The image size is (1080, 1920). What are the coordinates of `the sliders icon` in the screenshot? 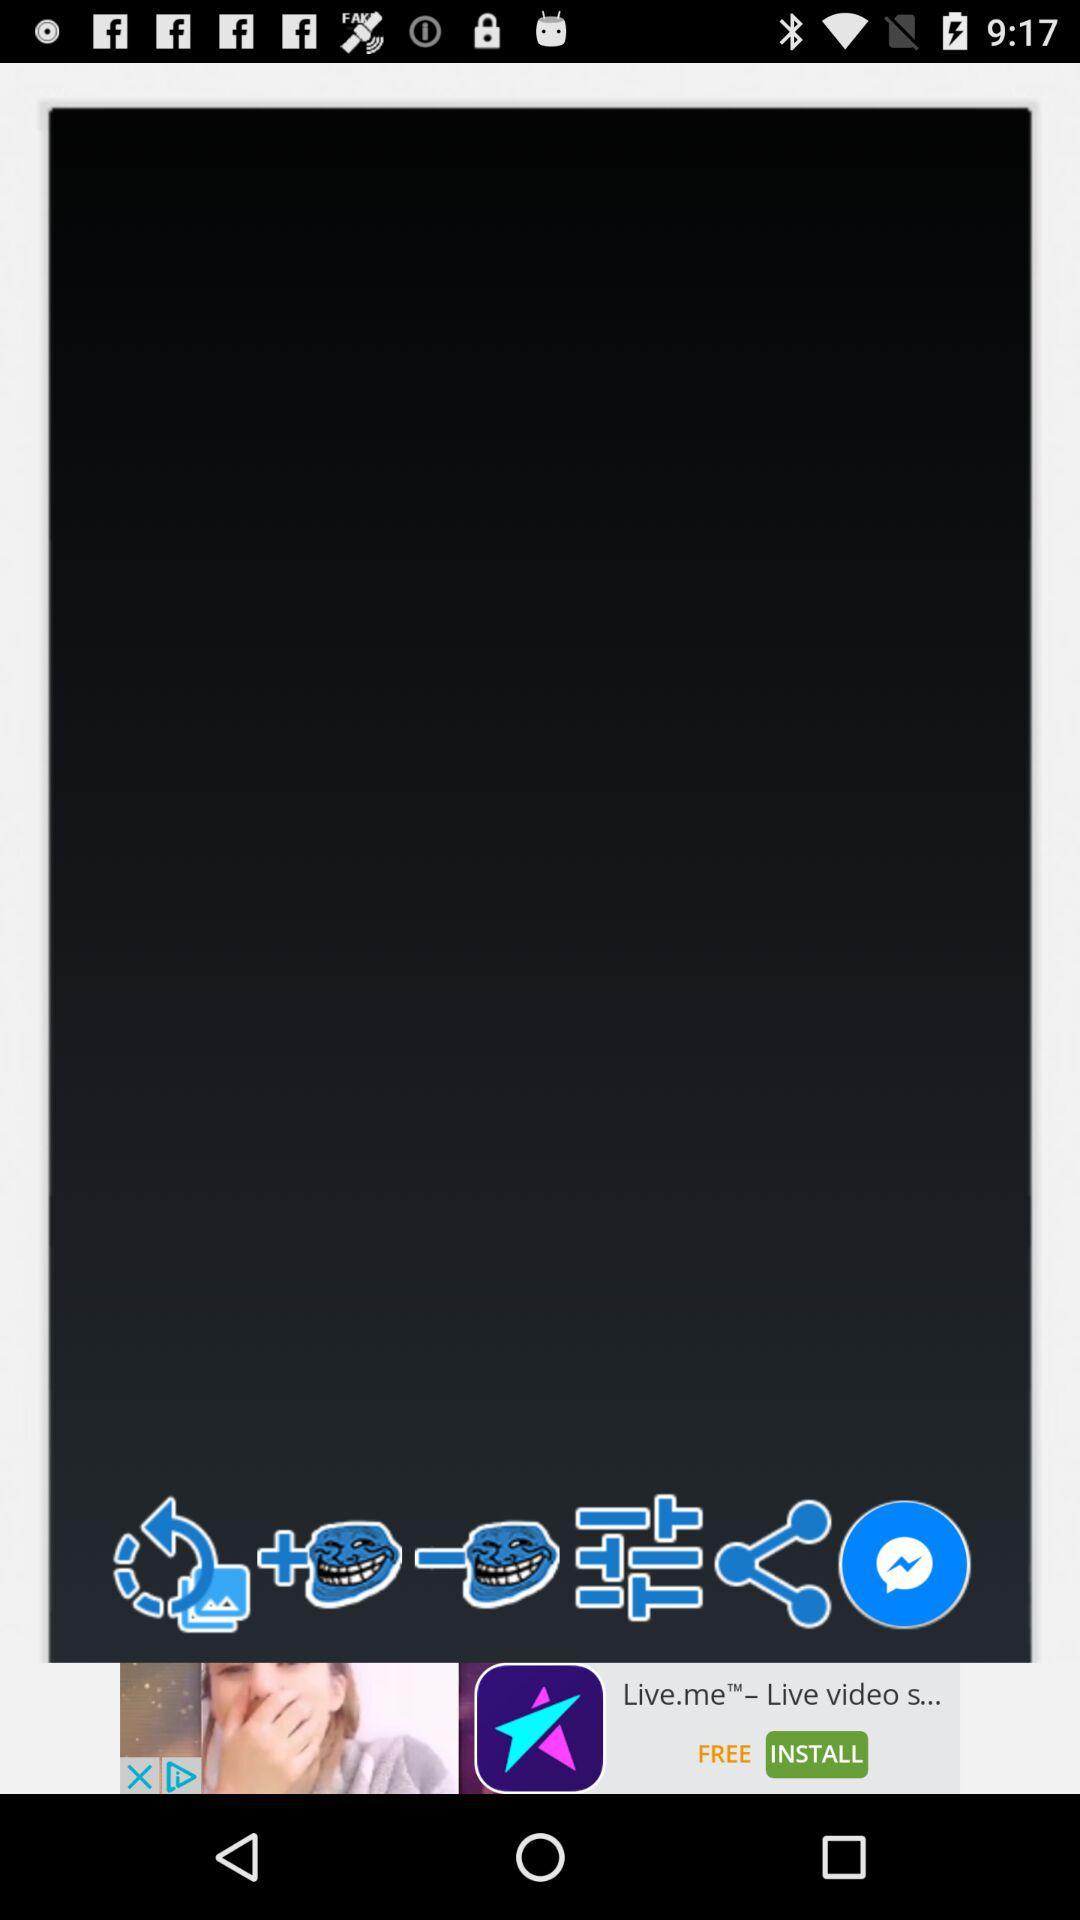 It's located at (639, 1667).